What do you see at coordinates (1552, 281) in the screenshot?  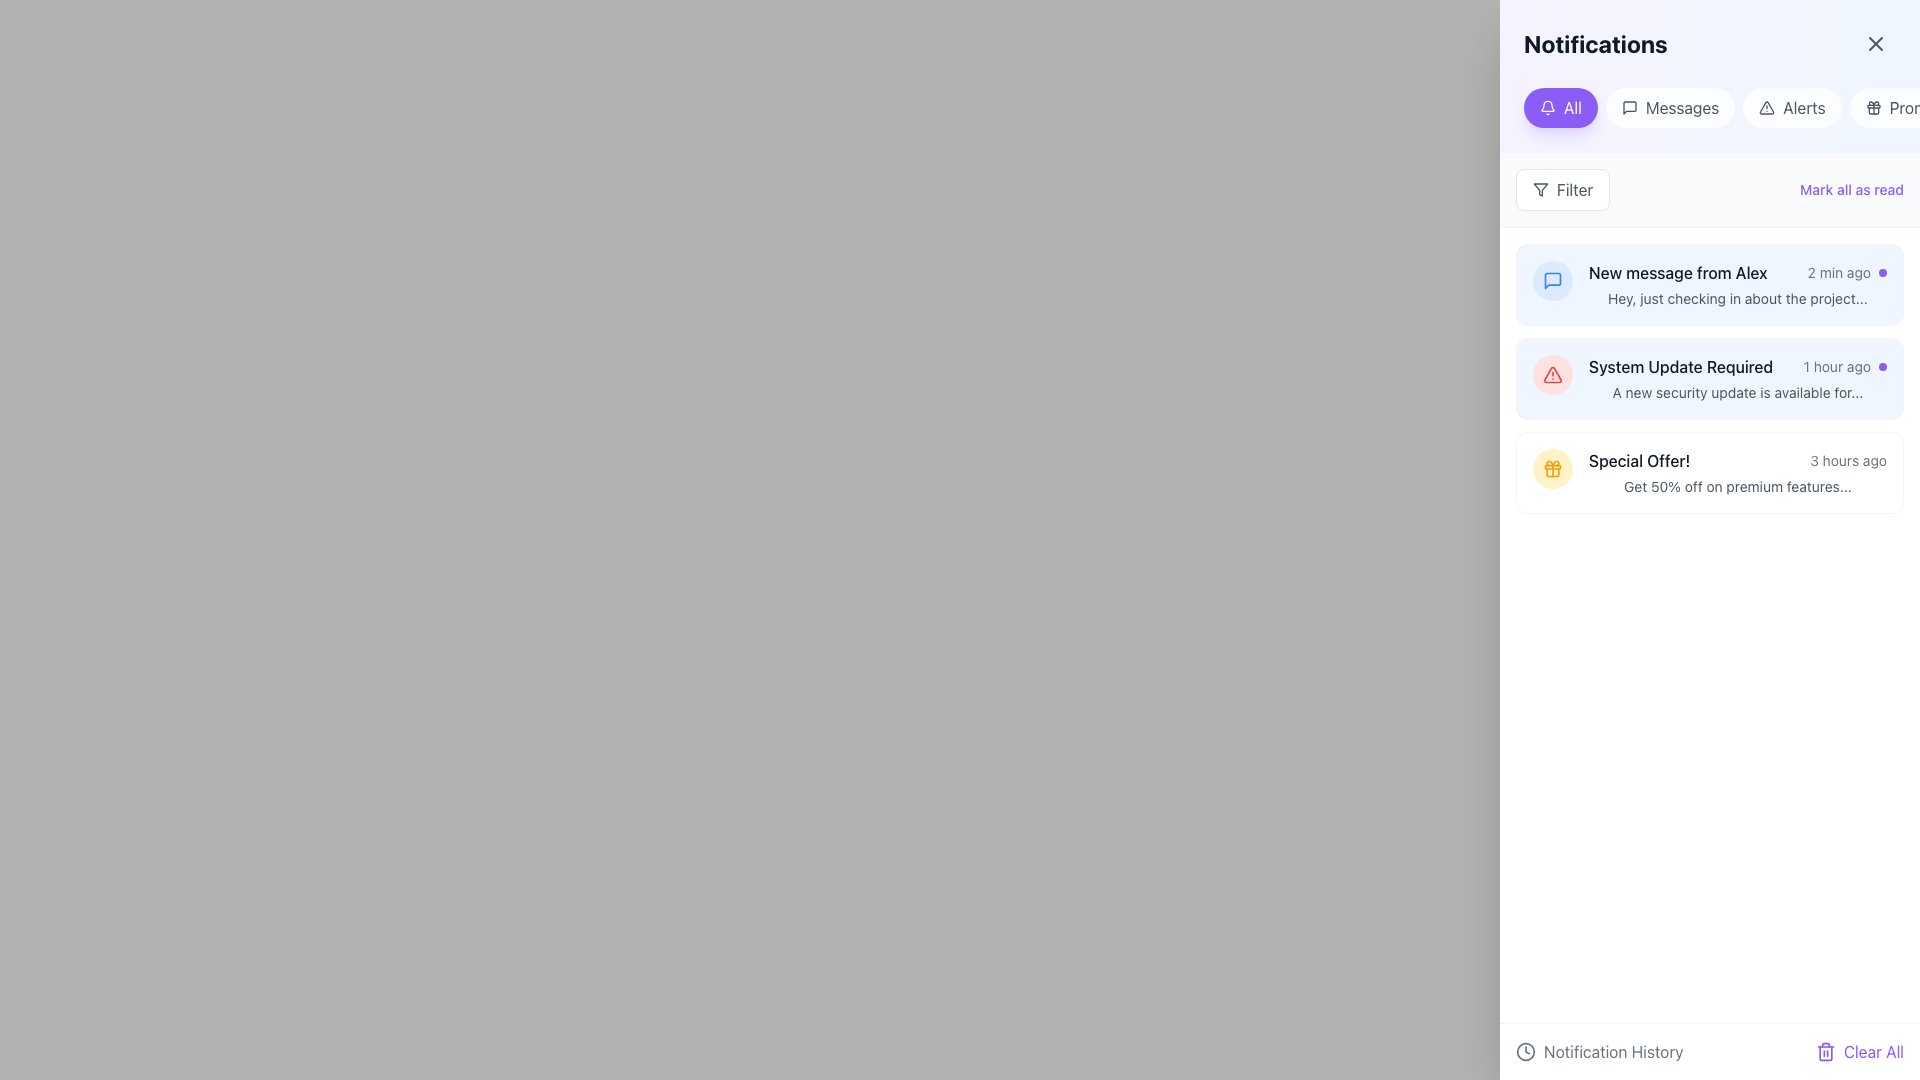 I see `the circular button-like icon with a blue outline and a speech bubble symbol, located at the beginning of the notification item labeled 'New message from Alex'` at bounding box center [1552, 281].